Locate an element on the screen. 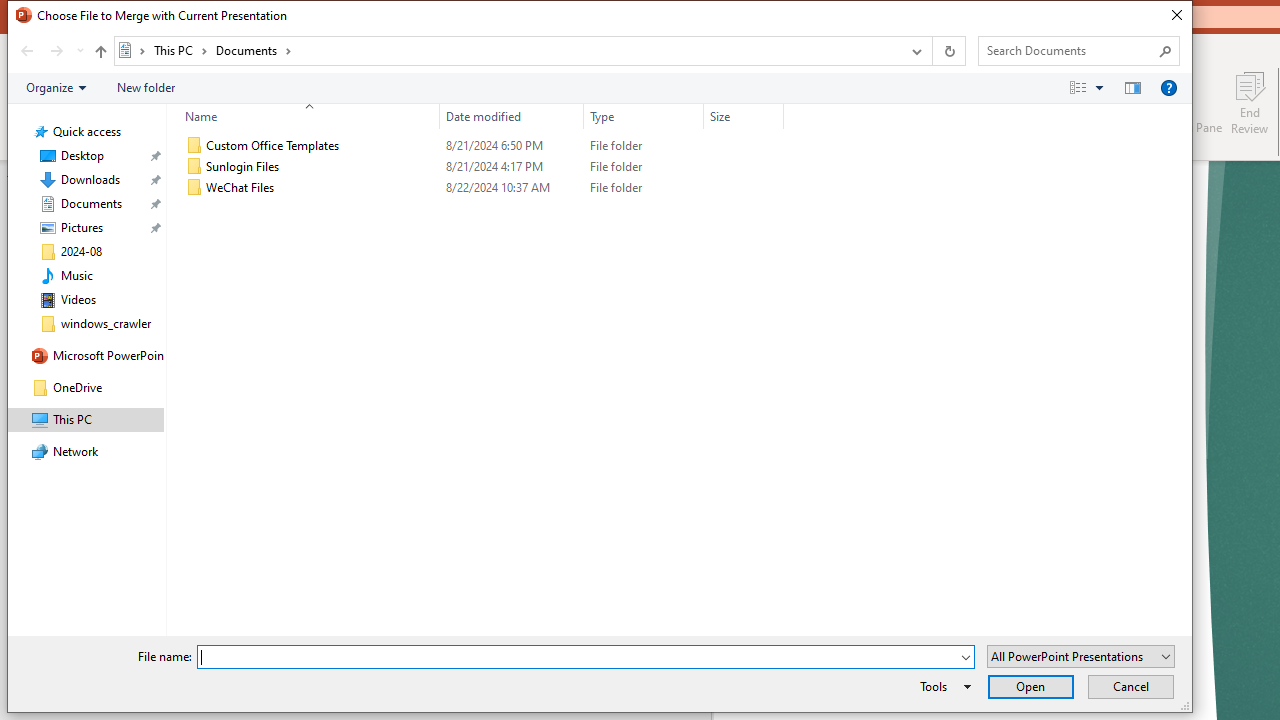 Image resolution: width=1280 pixels, height=720 pixels. 'Documents' is located at coordinates (253, 49).